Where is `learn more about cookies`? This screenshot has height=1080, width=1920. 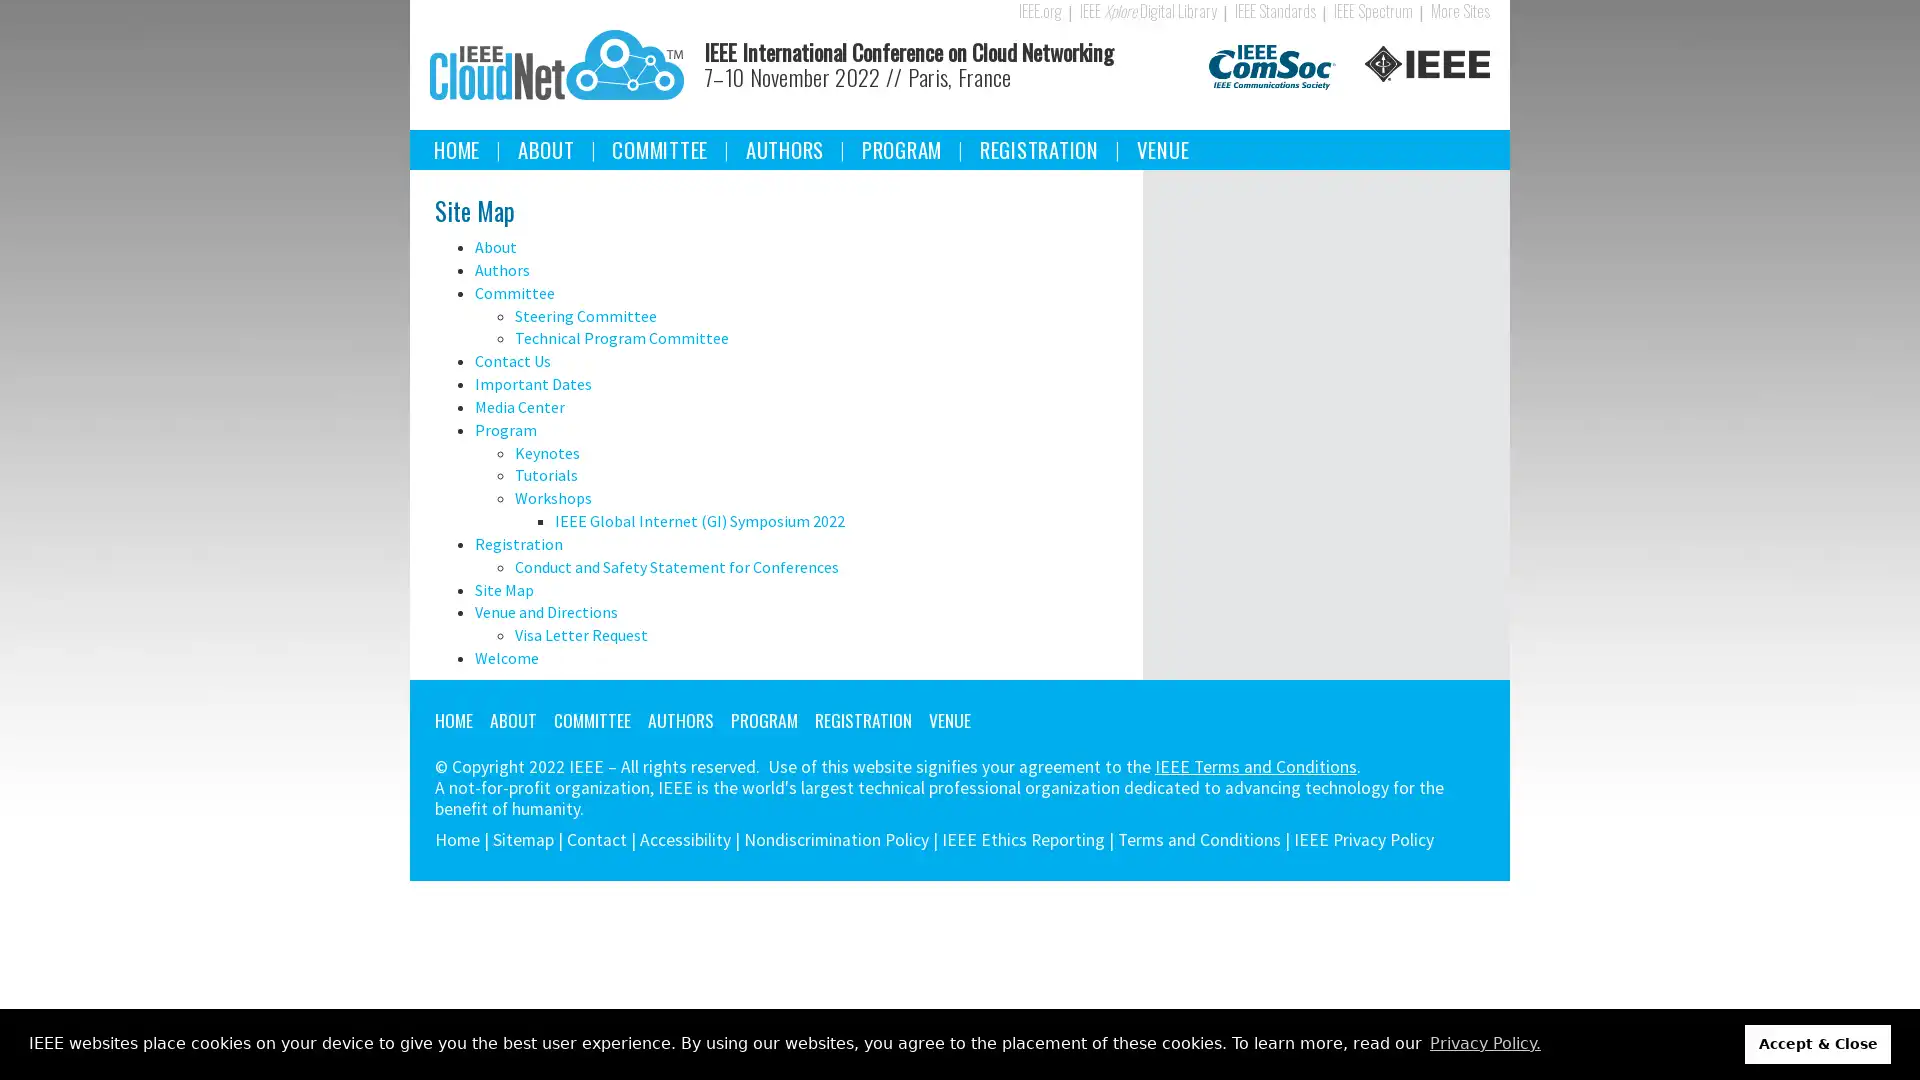 learn more about cookies is located at coordinates (1484, 1043).